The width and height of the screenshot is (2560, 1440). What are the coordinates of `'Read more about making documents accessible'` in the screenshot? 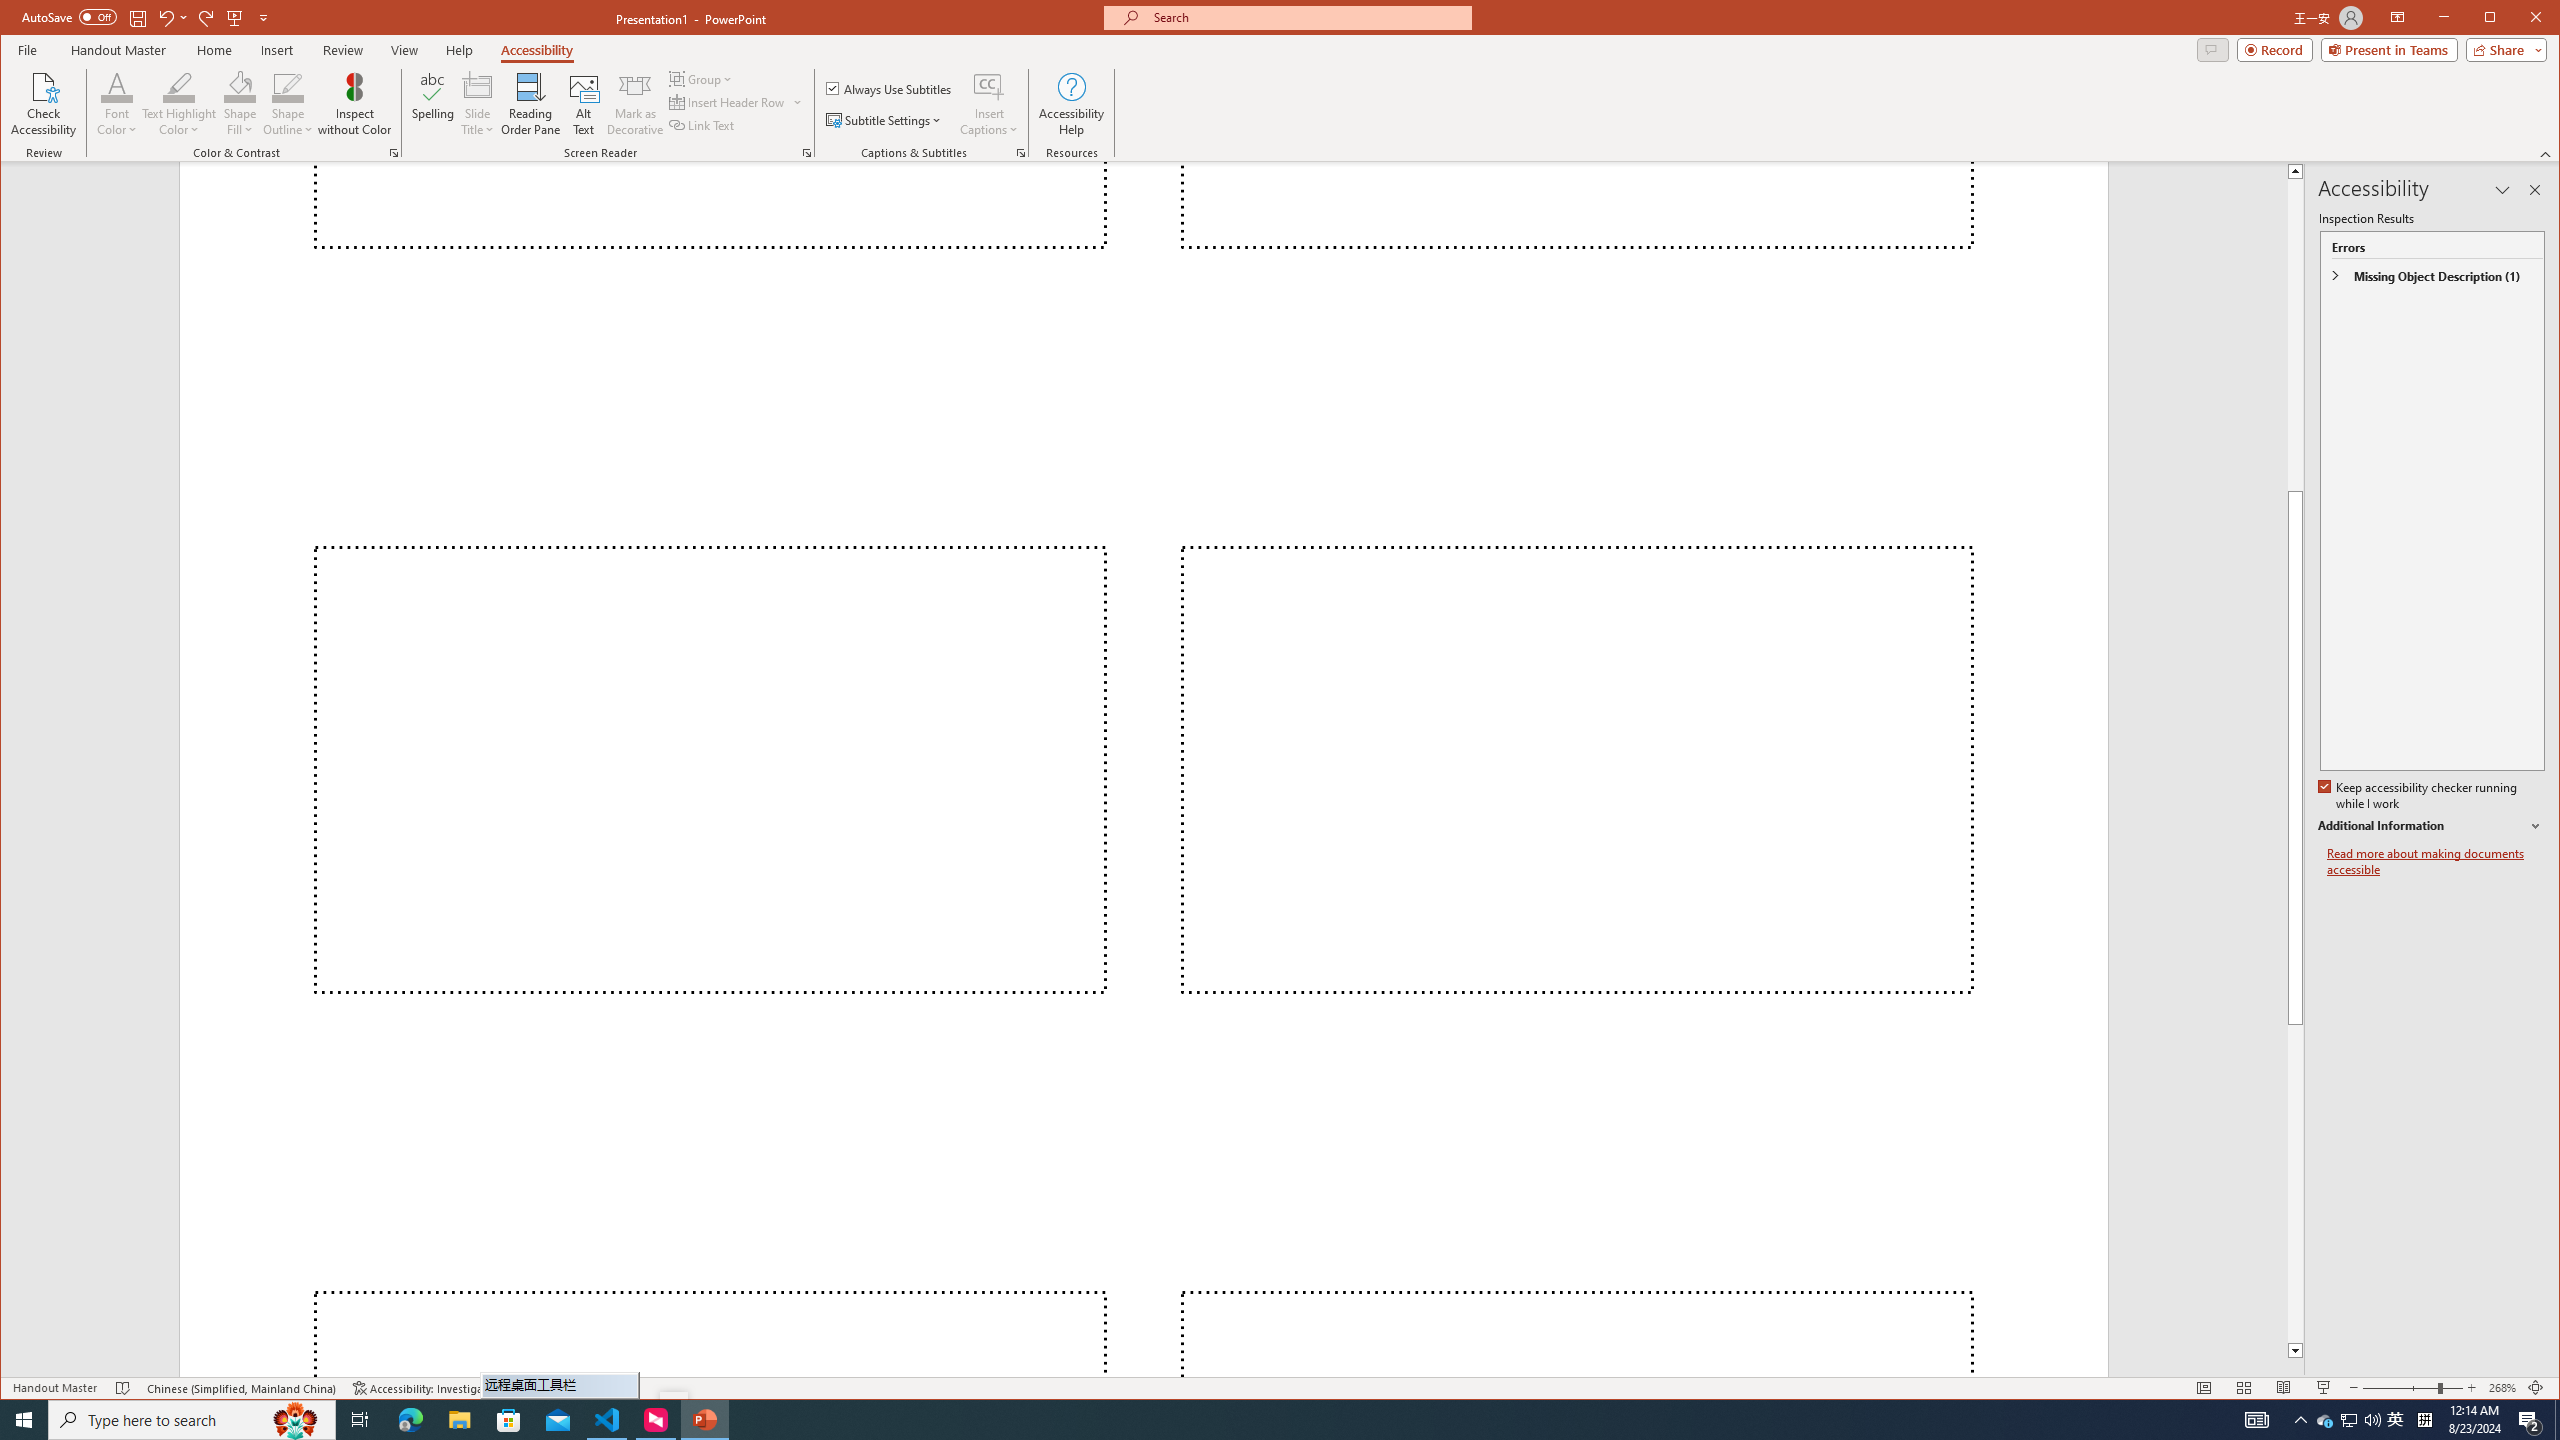 It's located at (2434, 861).